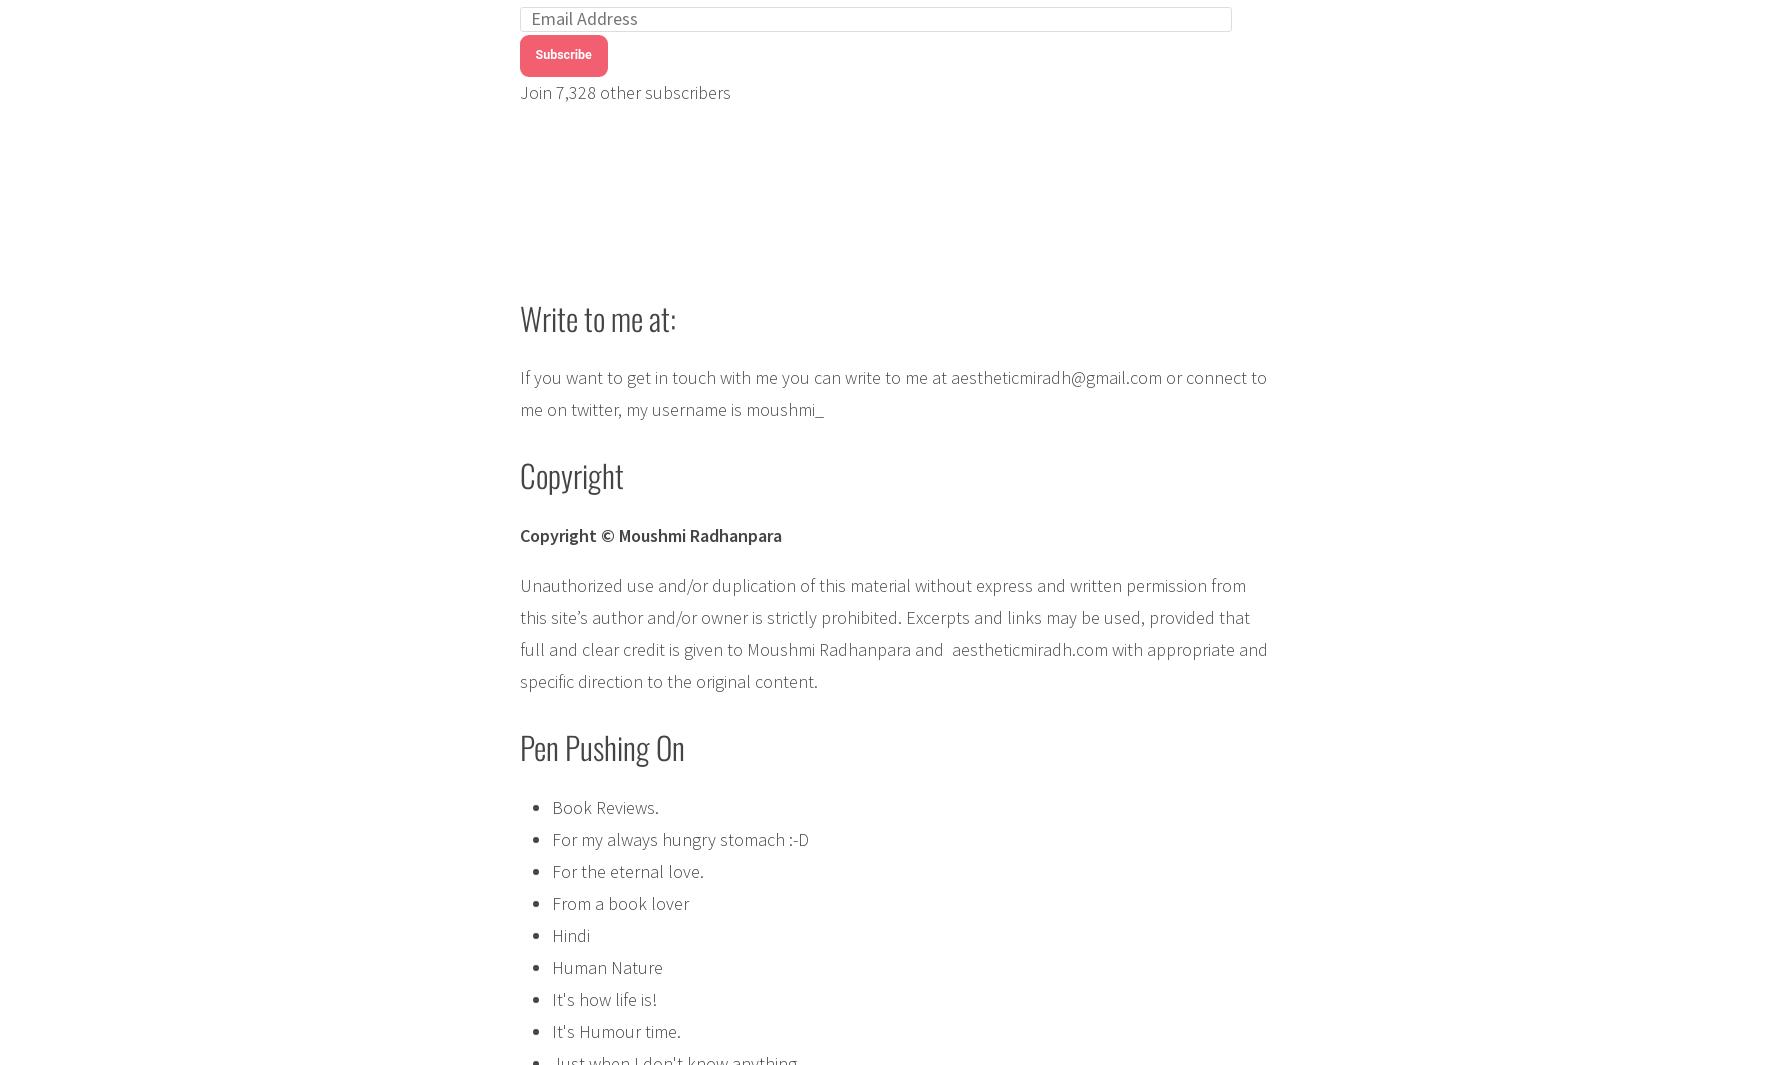  What do you see at coordinates (517, 473) in the screenshot?
I see `'Copyright'` at bounding box center [517, 473].